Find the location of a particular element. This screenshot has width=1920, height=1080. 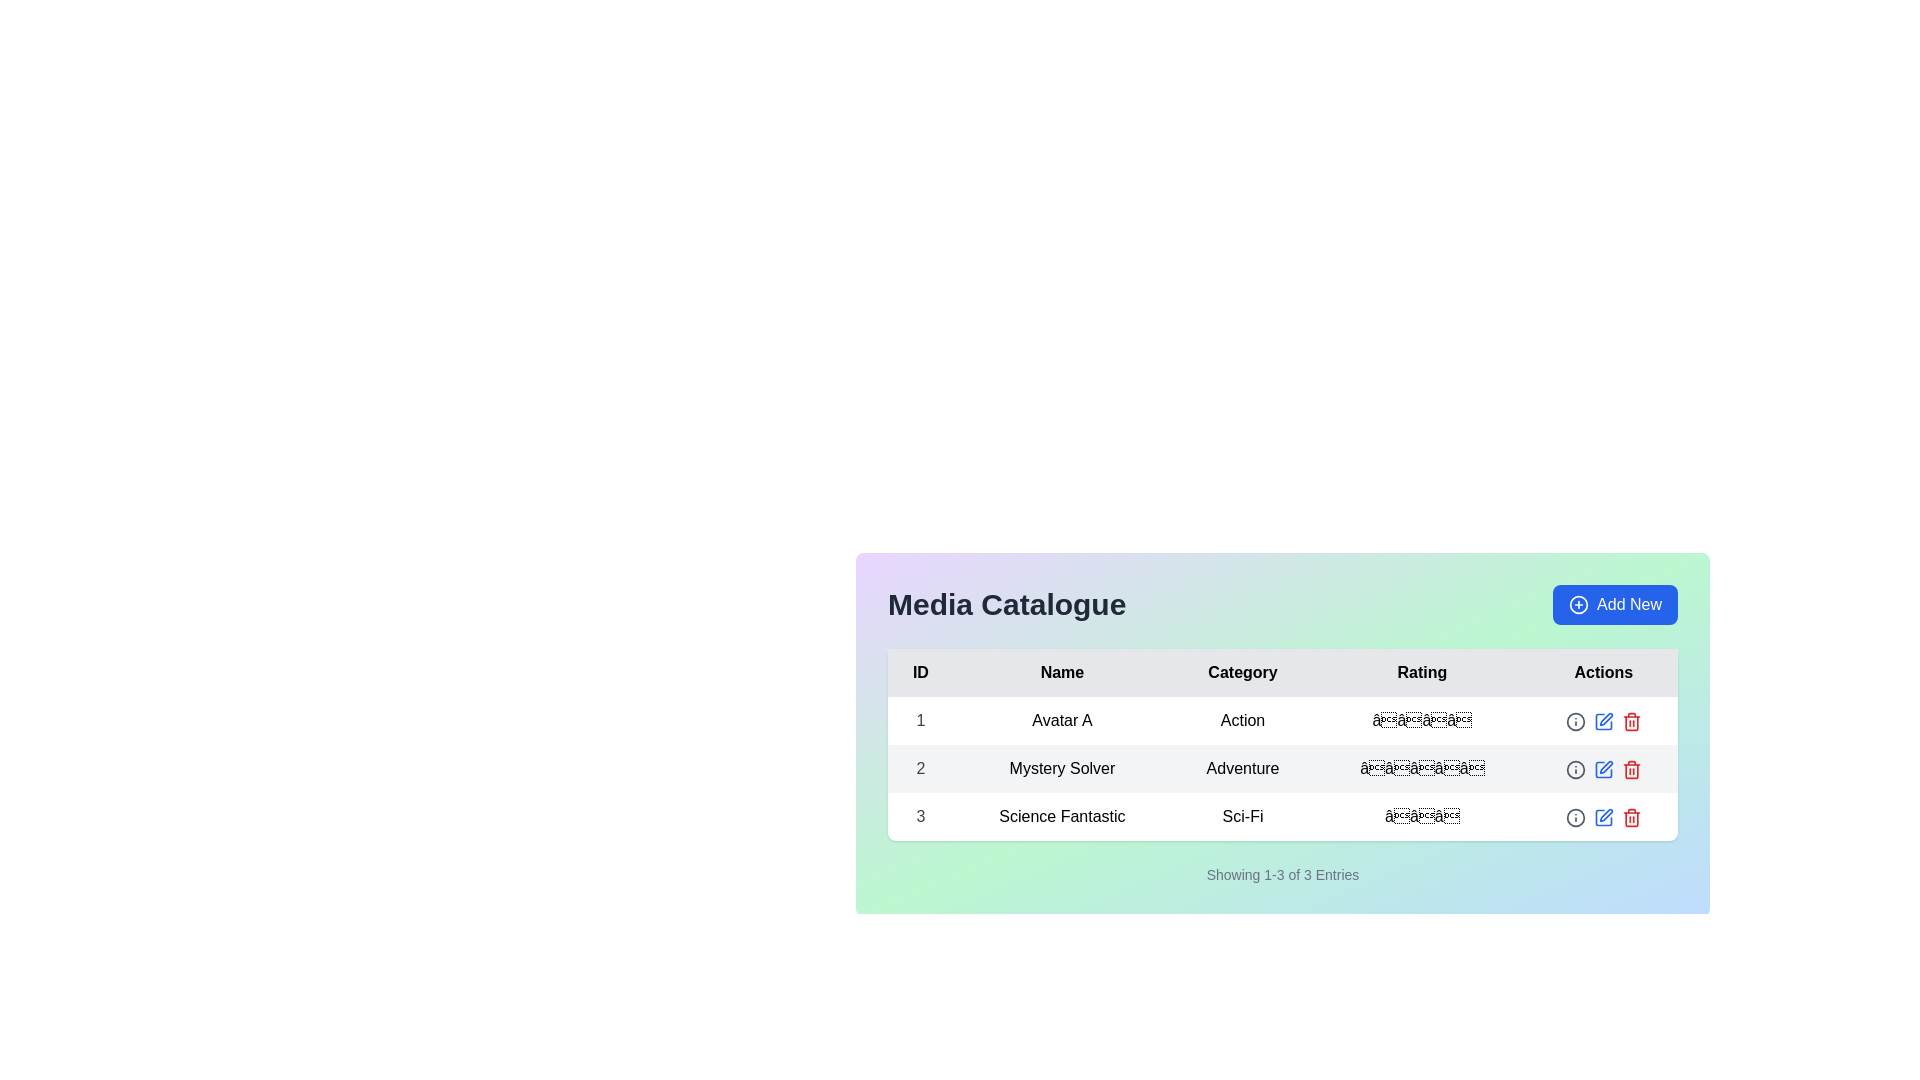

the circular information icon in the 'Actions' column of the second row for the 'Adventure' category is located at coordinates (1574, 817).